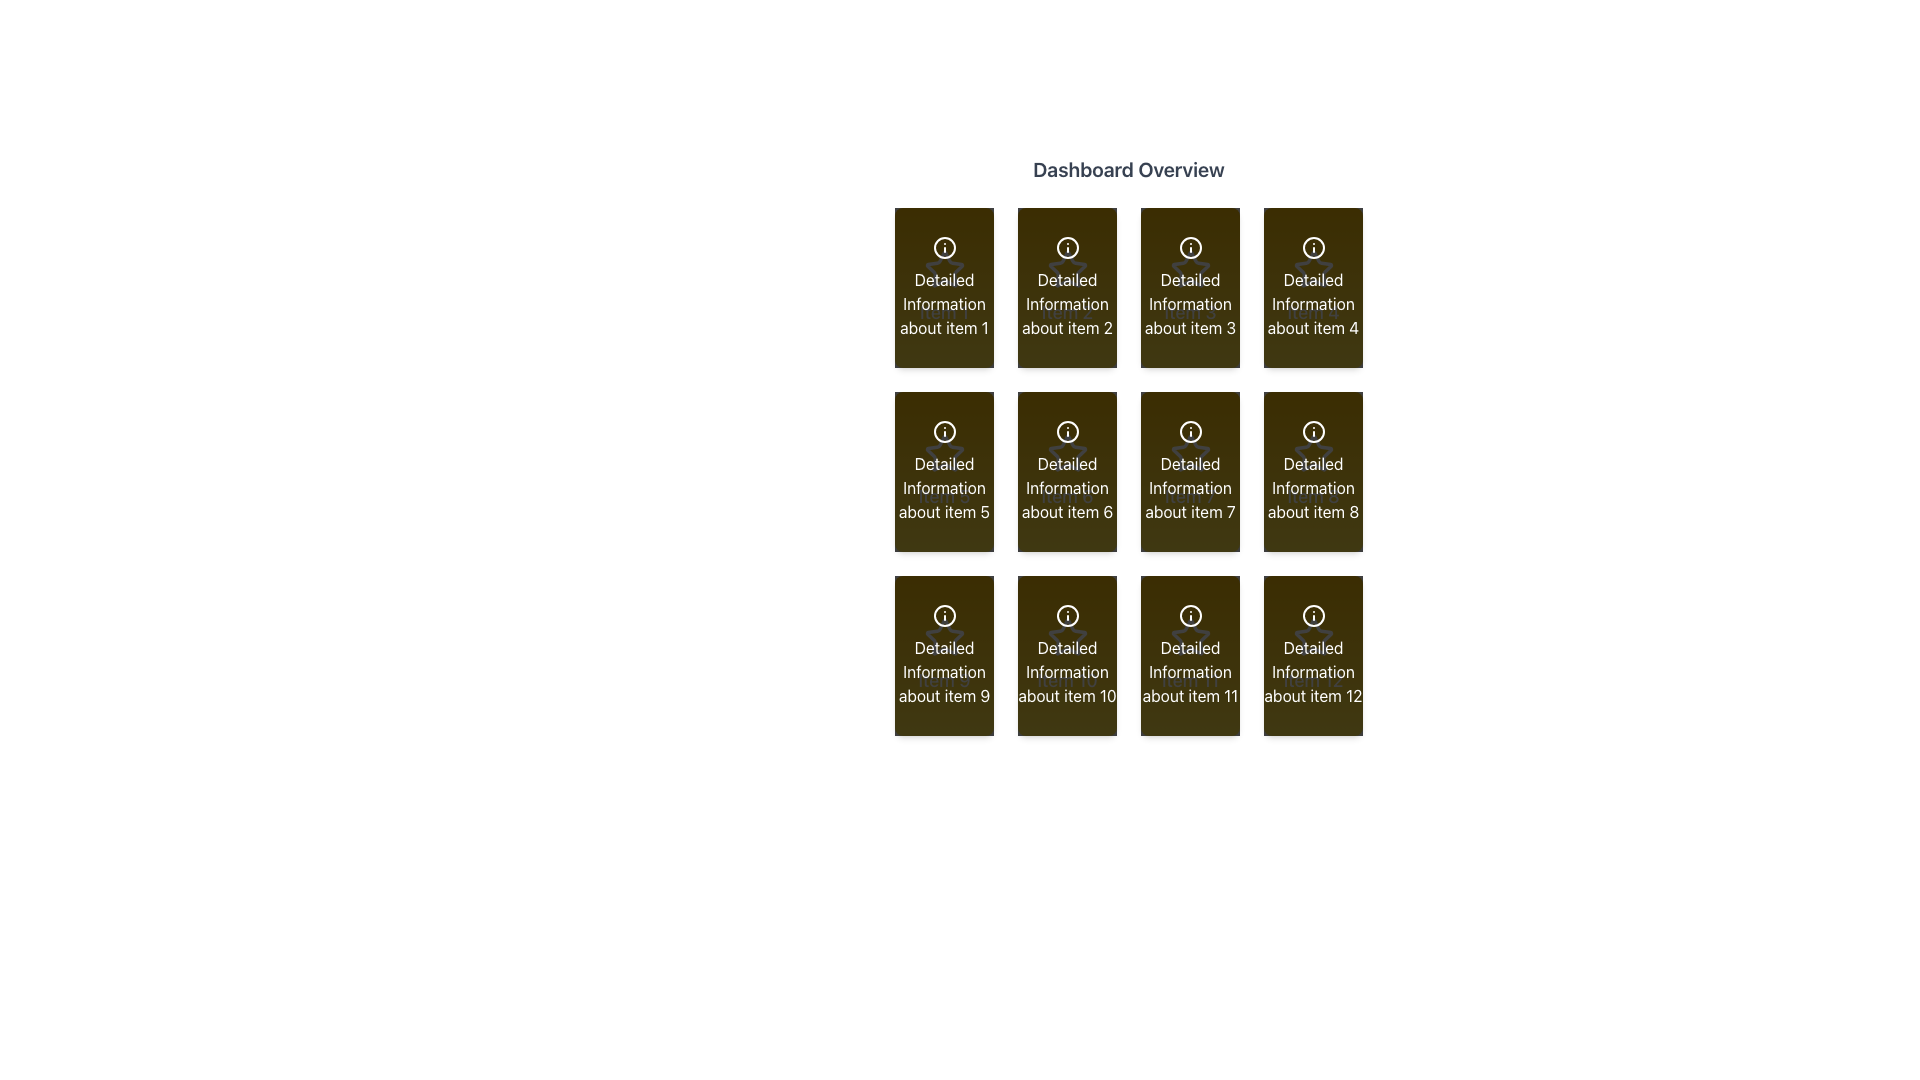  What do you see at coordinates (1190, 671) in the screenshot?
I see `text content of the label displaying 'Detailed Information about item 11', located in the second column of the fourth row in a 4x3 grid layout` at bounding box center [1190, 671].